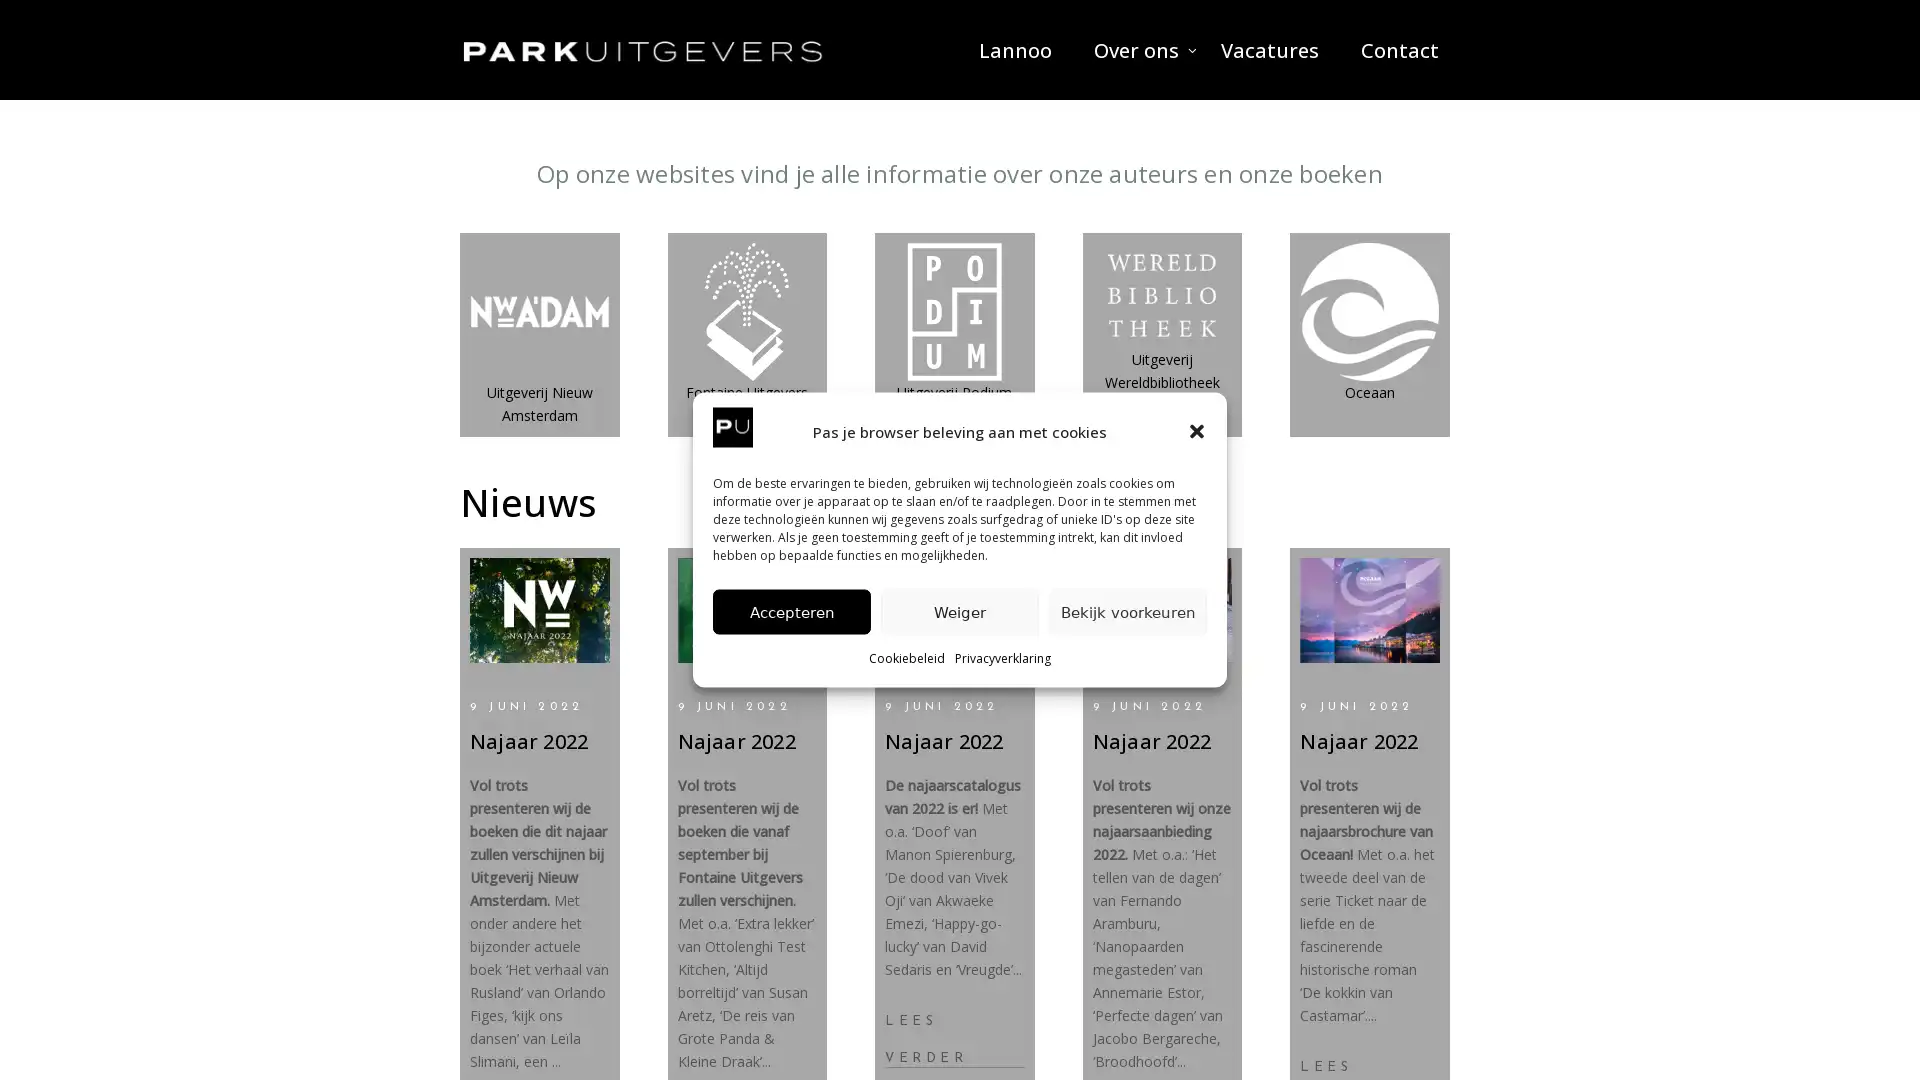 The image size is (1920, 1080). What do you see at coordinates (791, 610) in the screenshot?
I see `Accepteren` at bounding box center [791, 610].